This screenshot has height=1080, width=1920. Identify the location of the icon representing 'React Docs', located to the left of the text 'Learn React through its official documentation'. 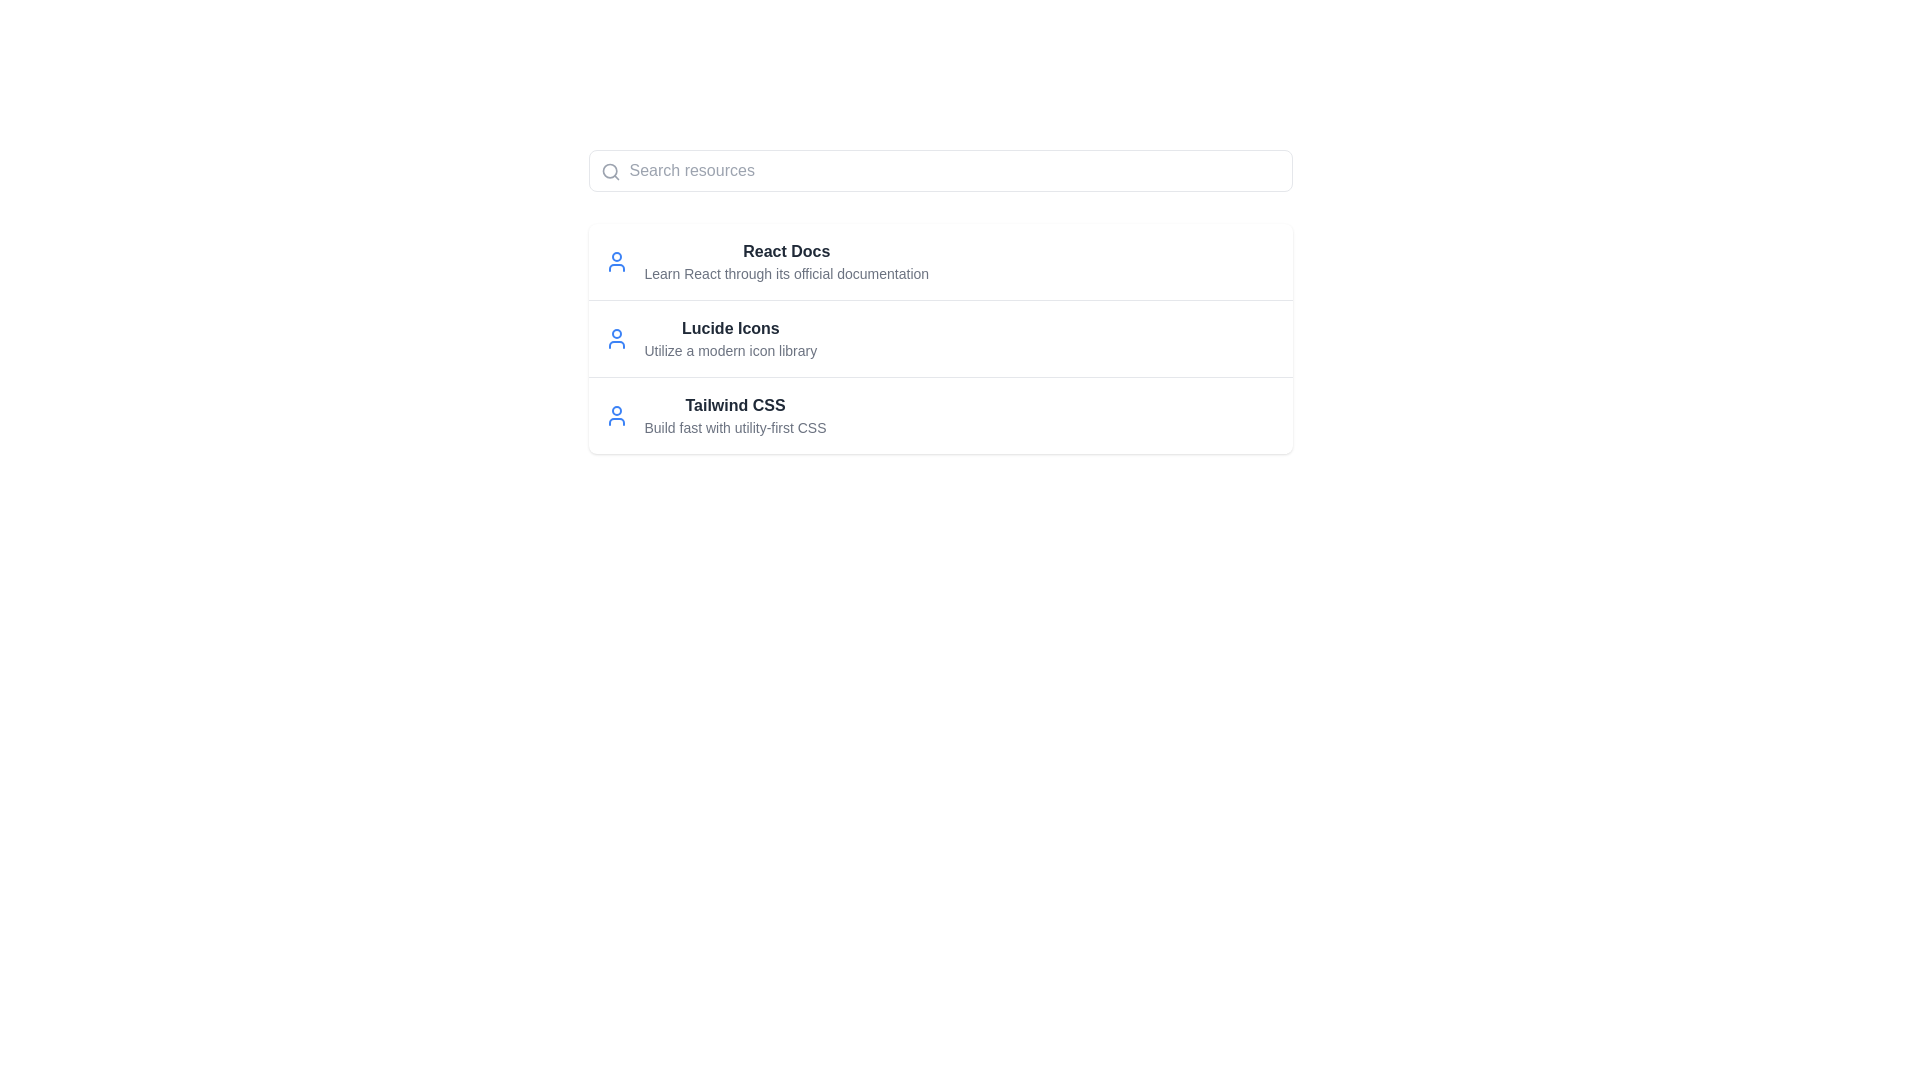
(615, 261).